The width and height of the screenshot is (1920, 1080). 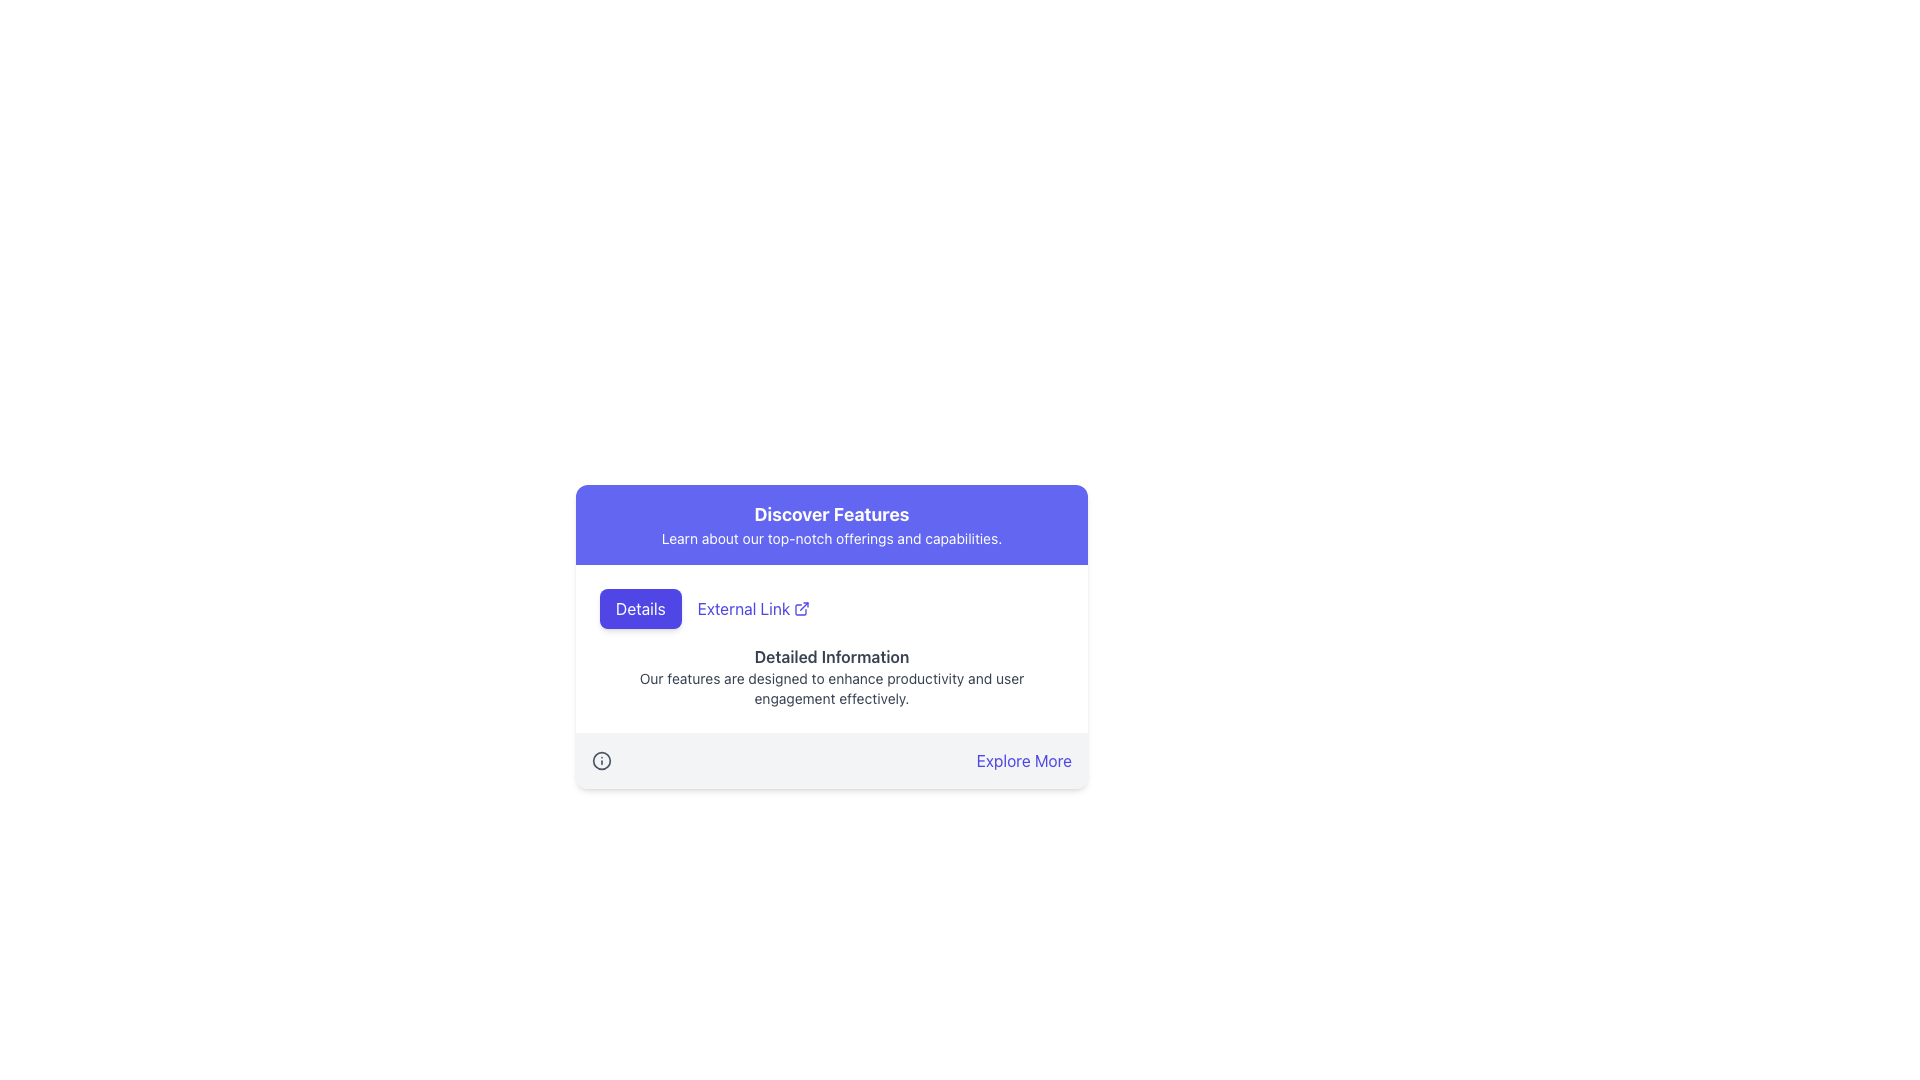 What do you see at coordinates (640, 608) in the screenshot?
I see `the purple button labeled 'Details' to observe the color change when hovered` at bounding box center [640, 608].